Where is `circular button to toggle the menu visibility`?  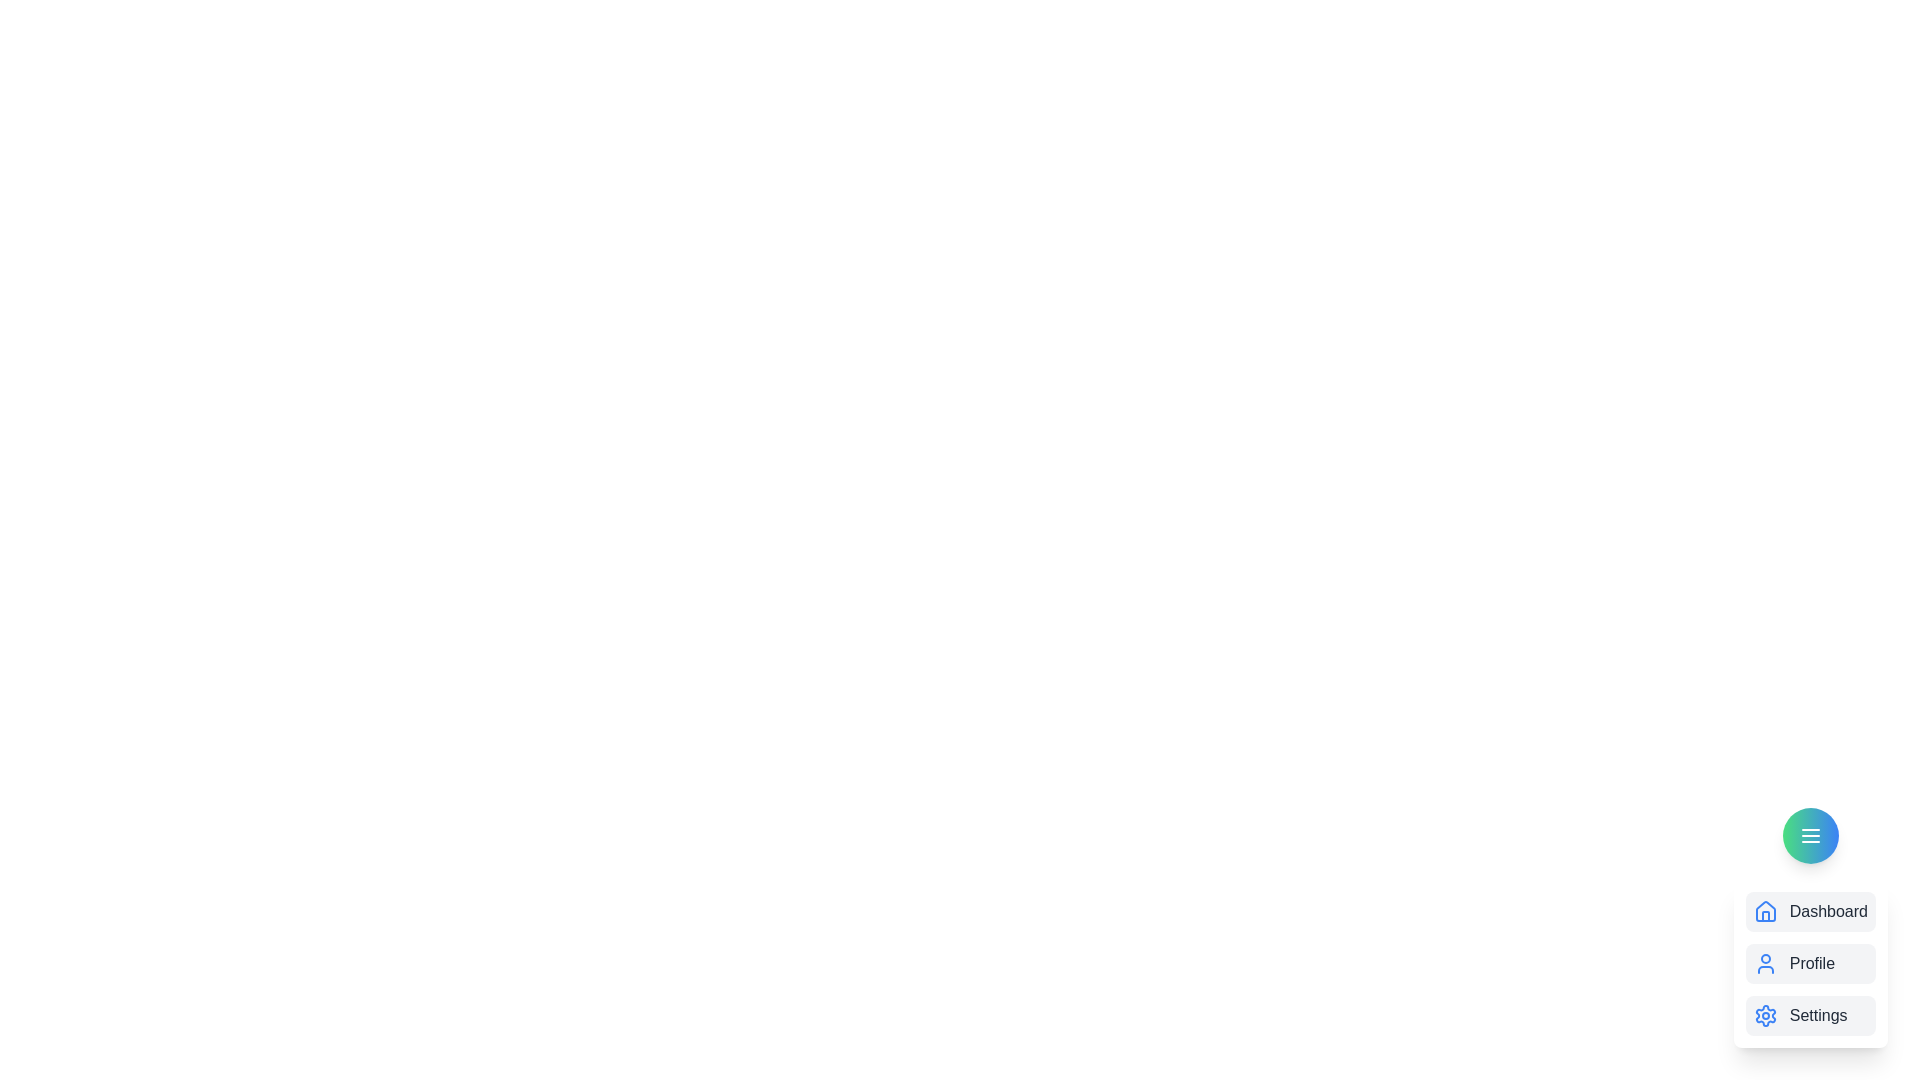
circular button to toggle the menu visibility is located at coordinates (1810, 836).